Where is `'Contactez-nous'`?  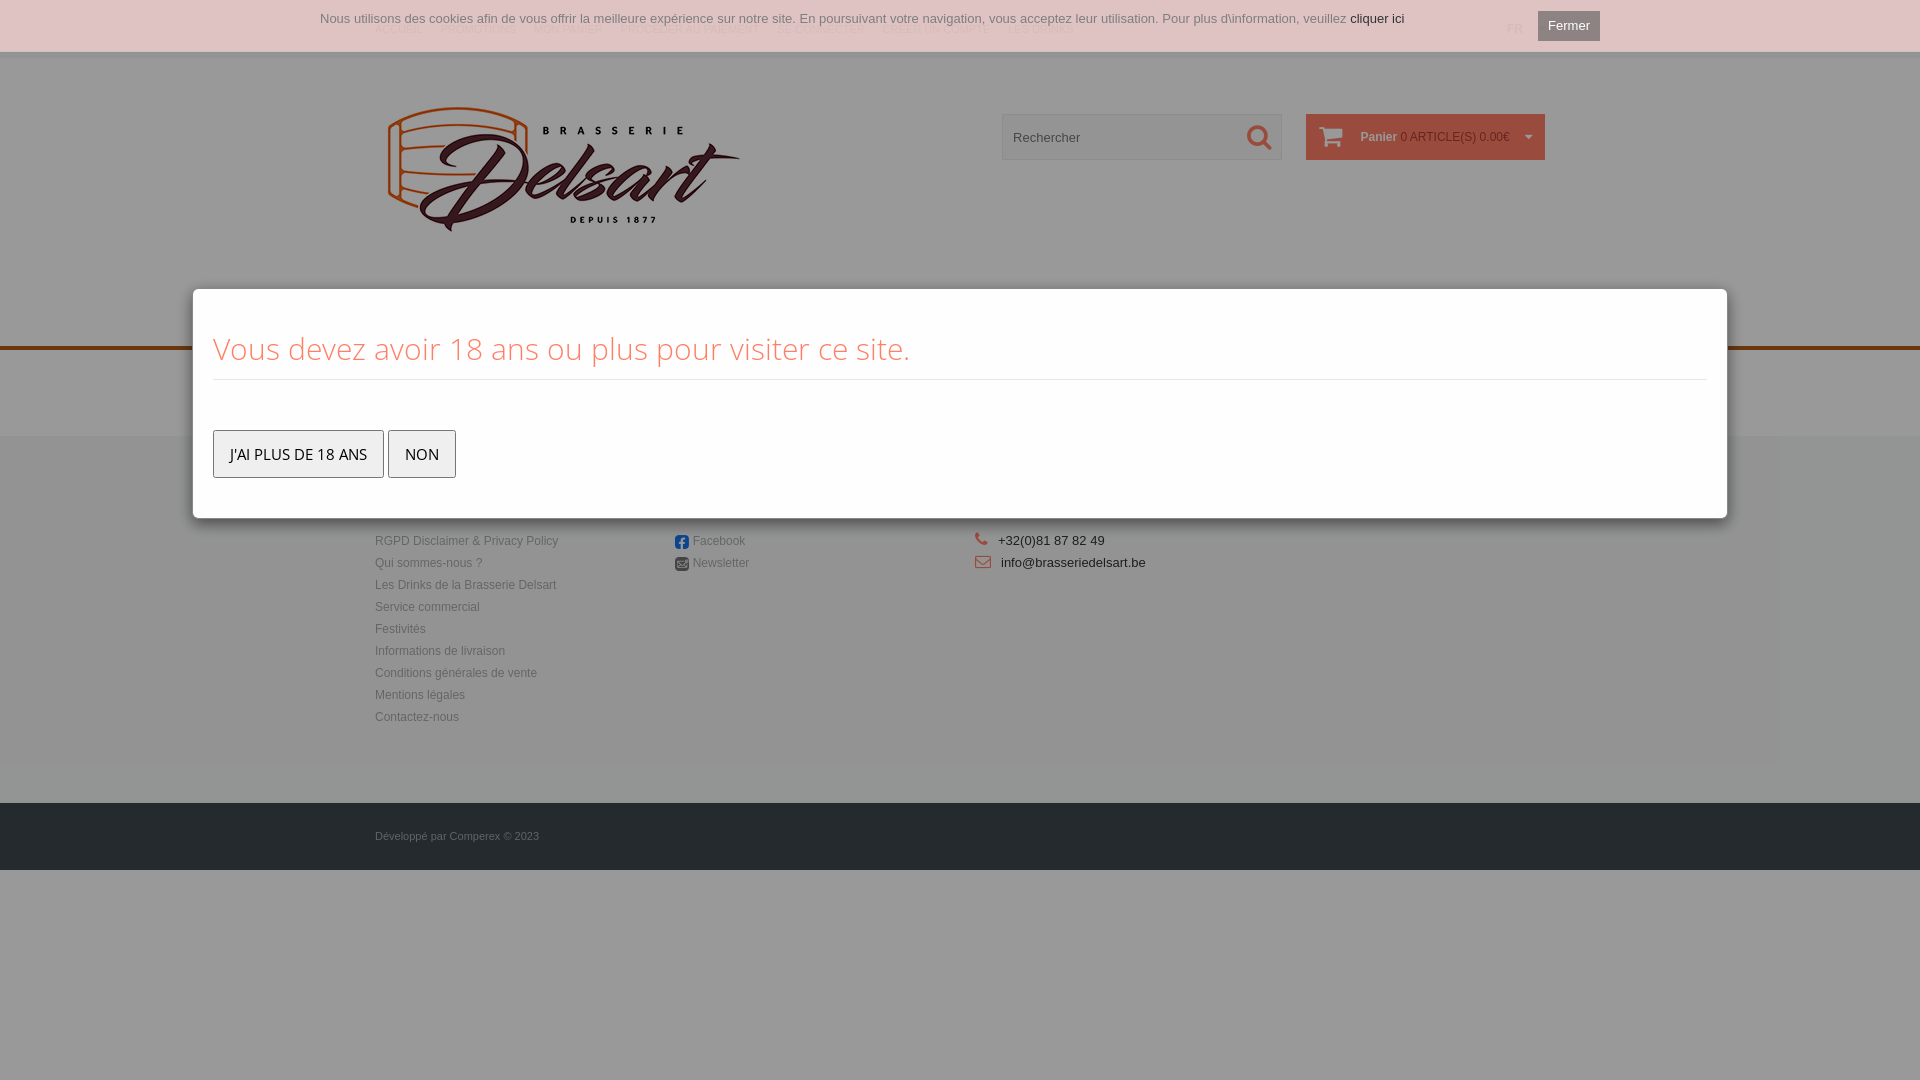 'Contactez-nous' is located at coordinates (374, 716).